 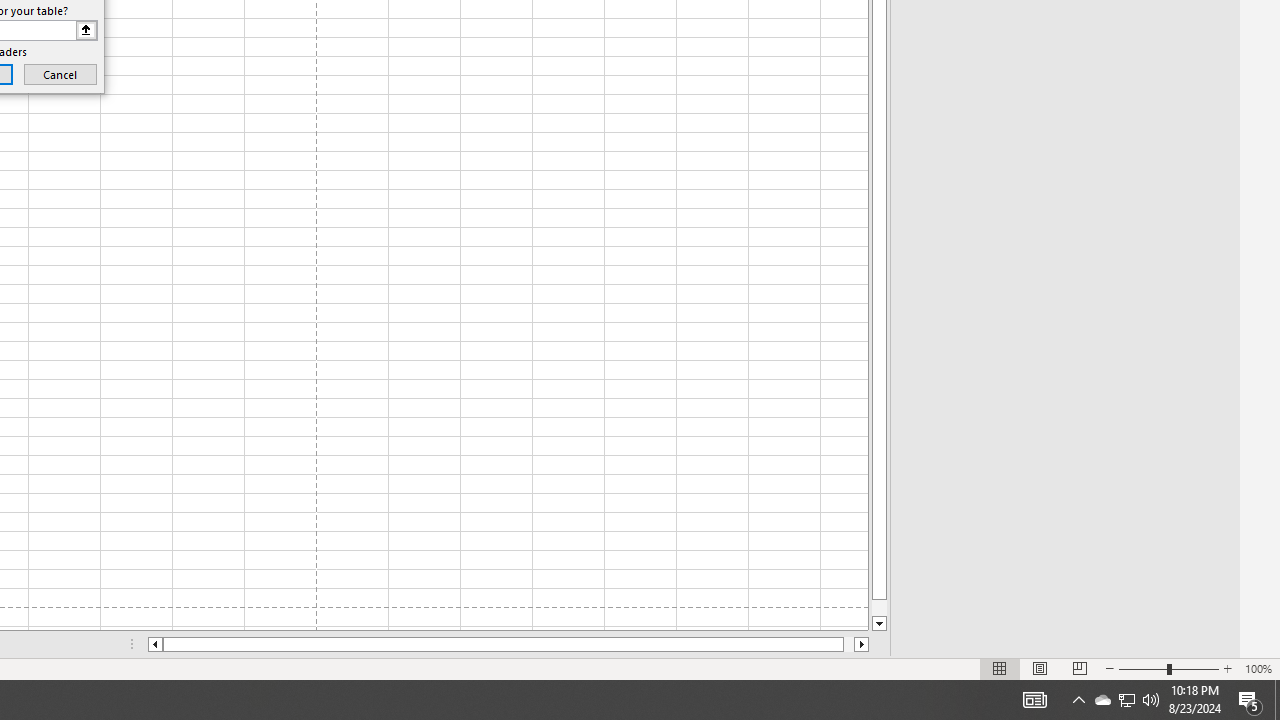 I want to click on 'Line down', so click(x=879, y=623).